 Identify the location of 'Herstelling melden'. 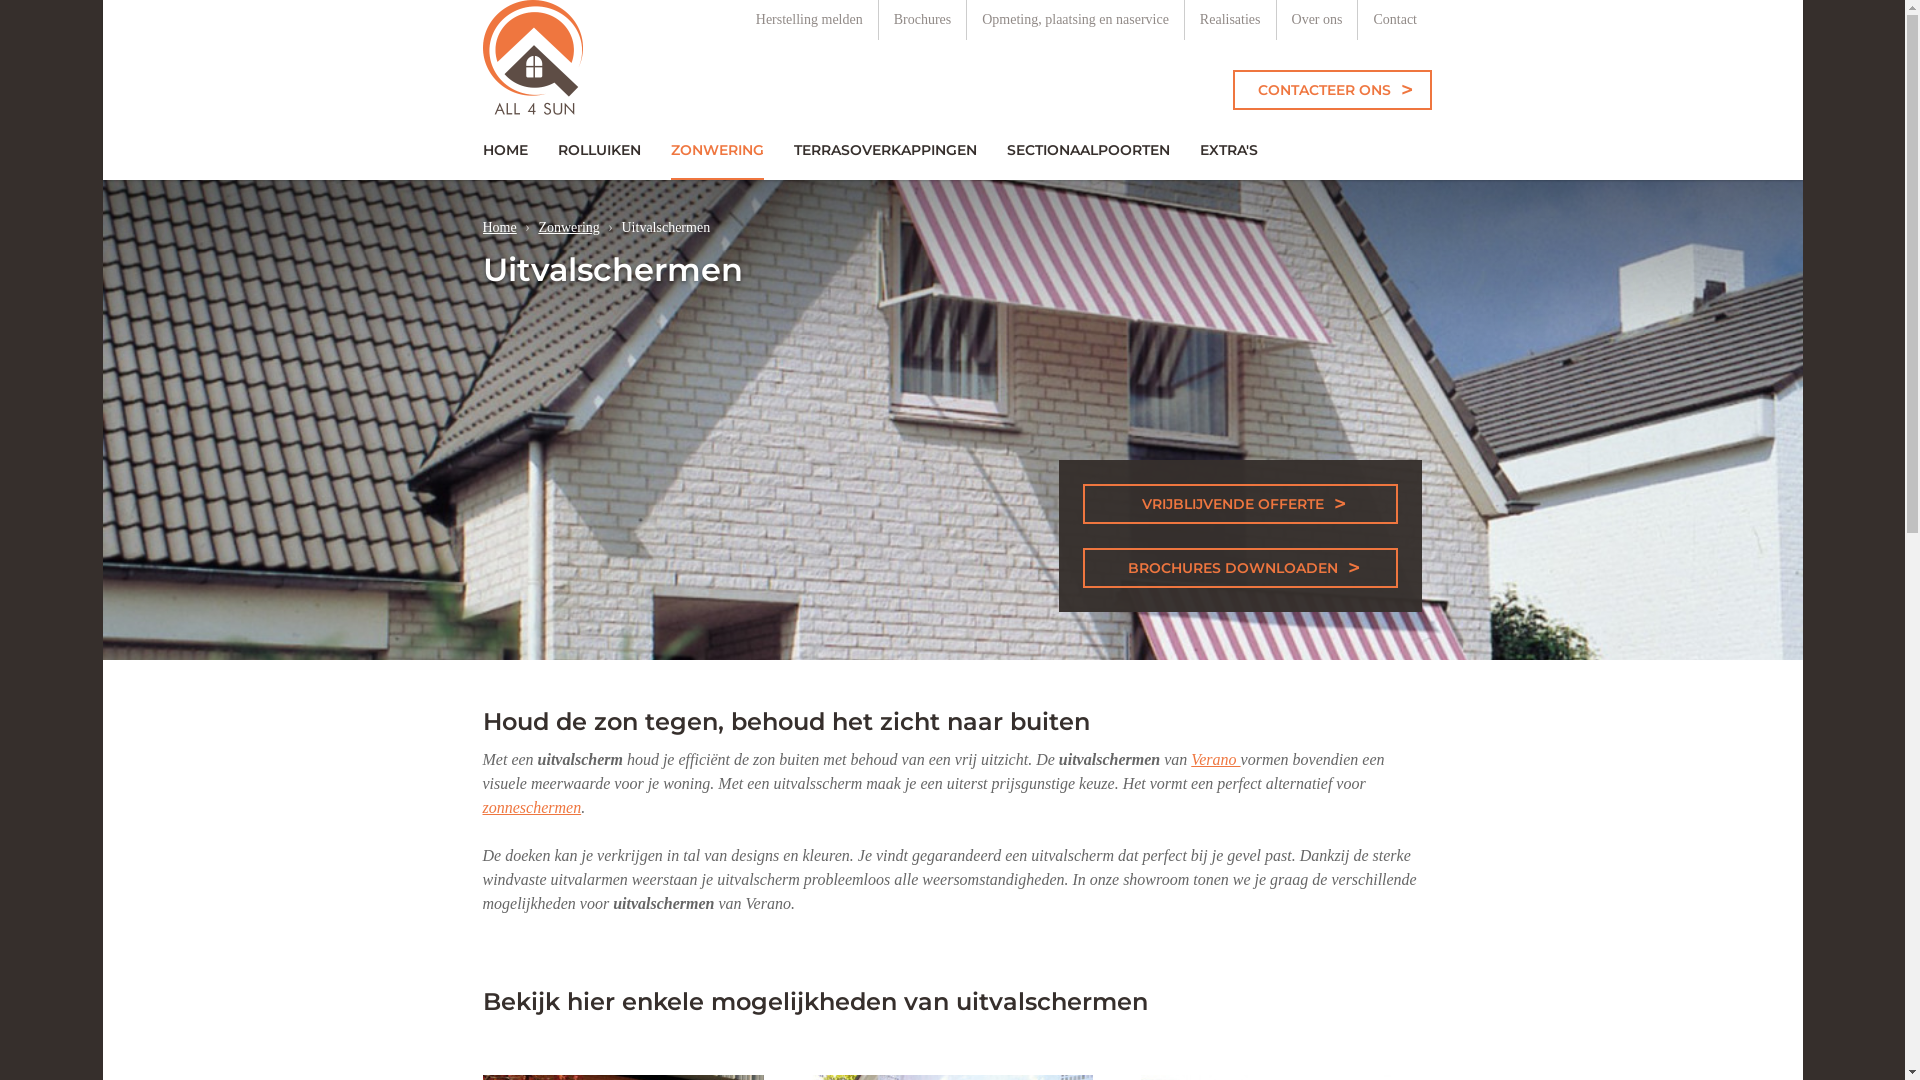
(809, 19).